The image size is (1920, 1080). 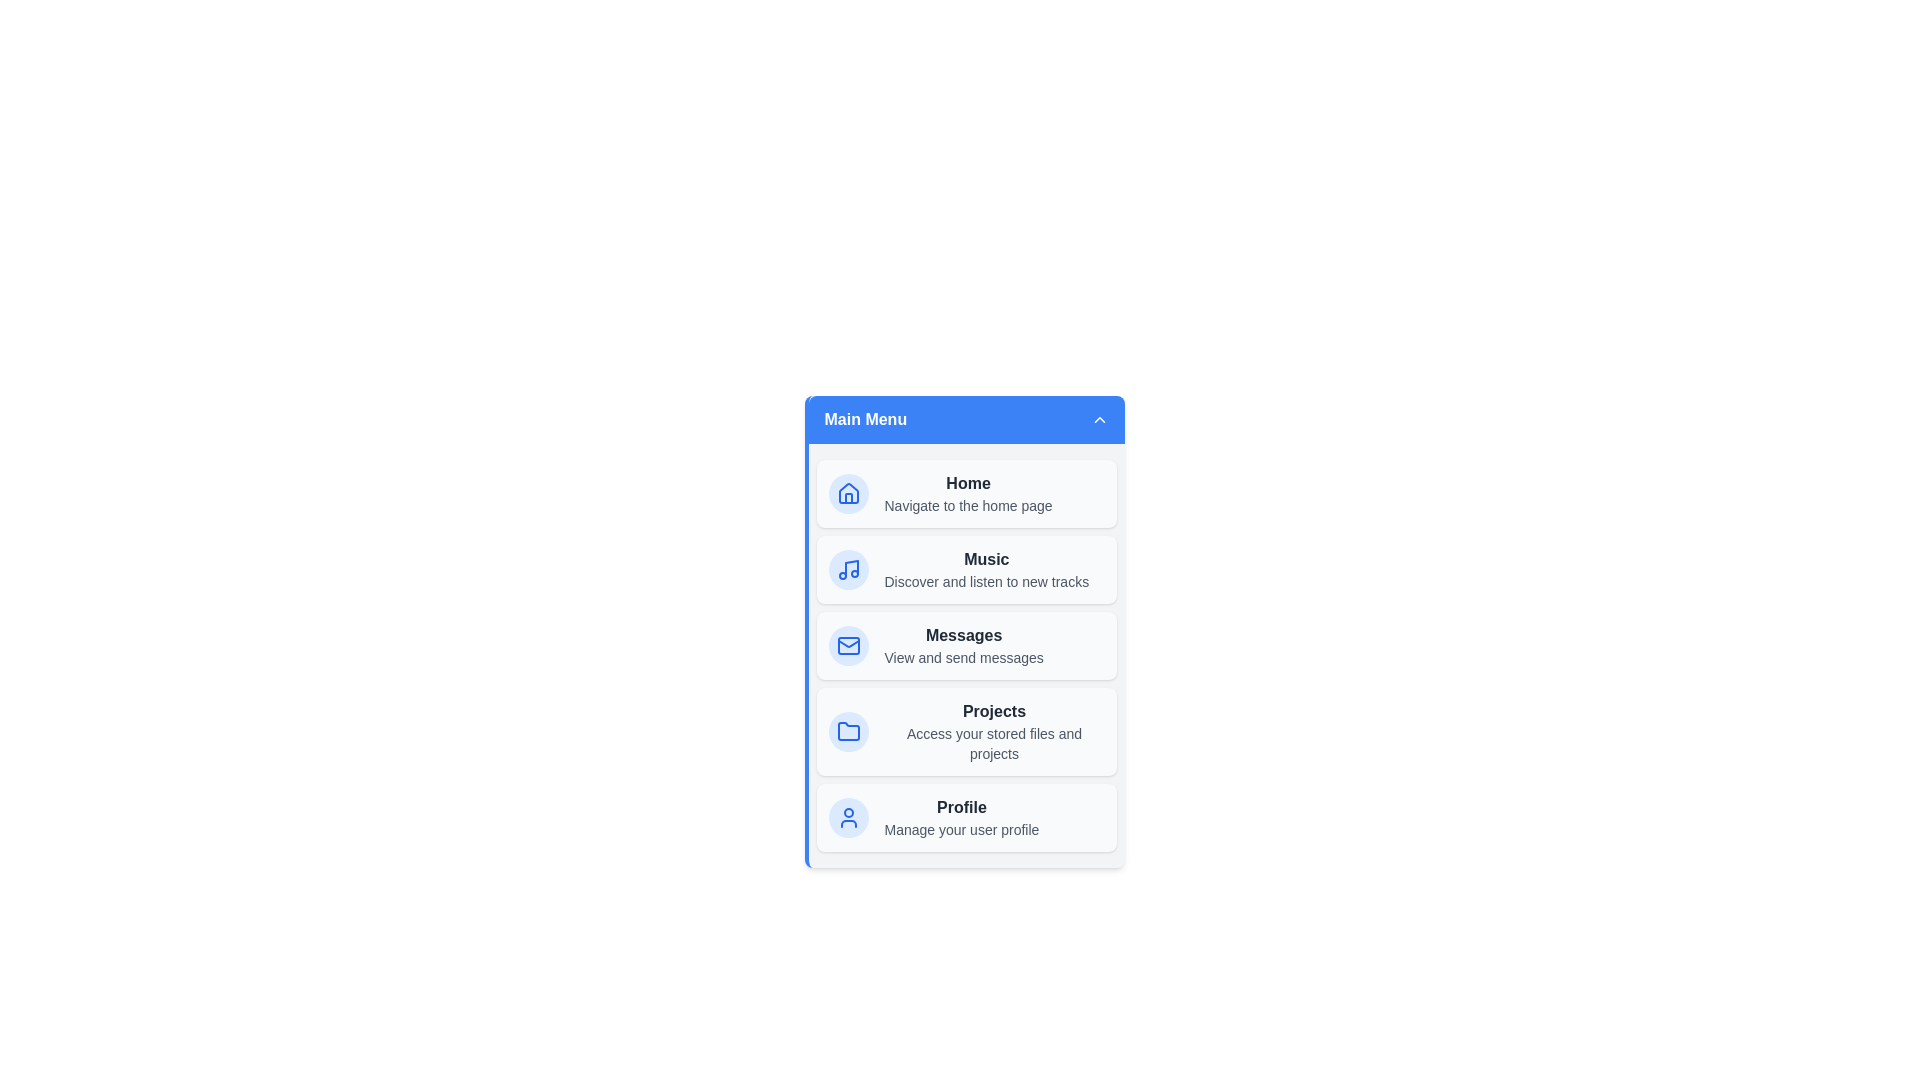 What do you see at coordinates (966, 645) in the screenshot?
I see `the menu item corresponding to Messages` at bounding box center [966, 645].